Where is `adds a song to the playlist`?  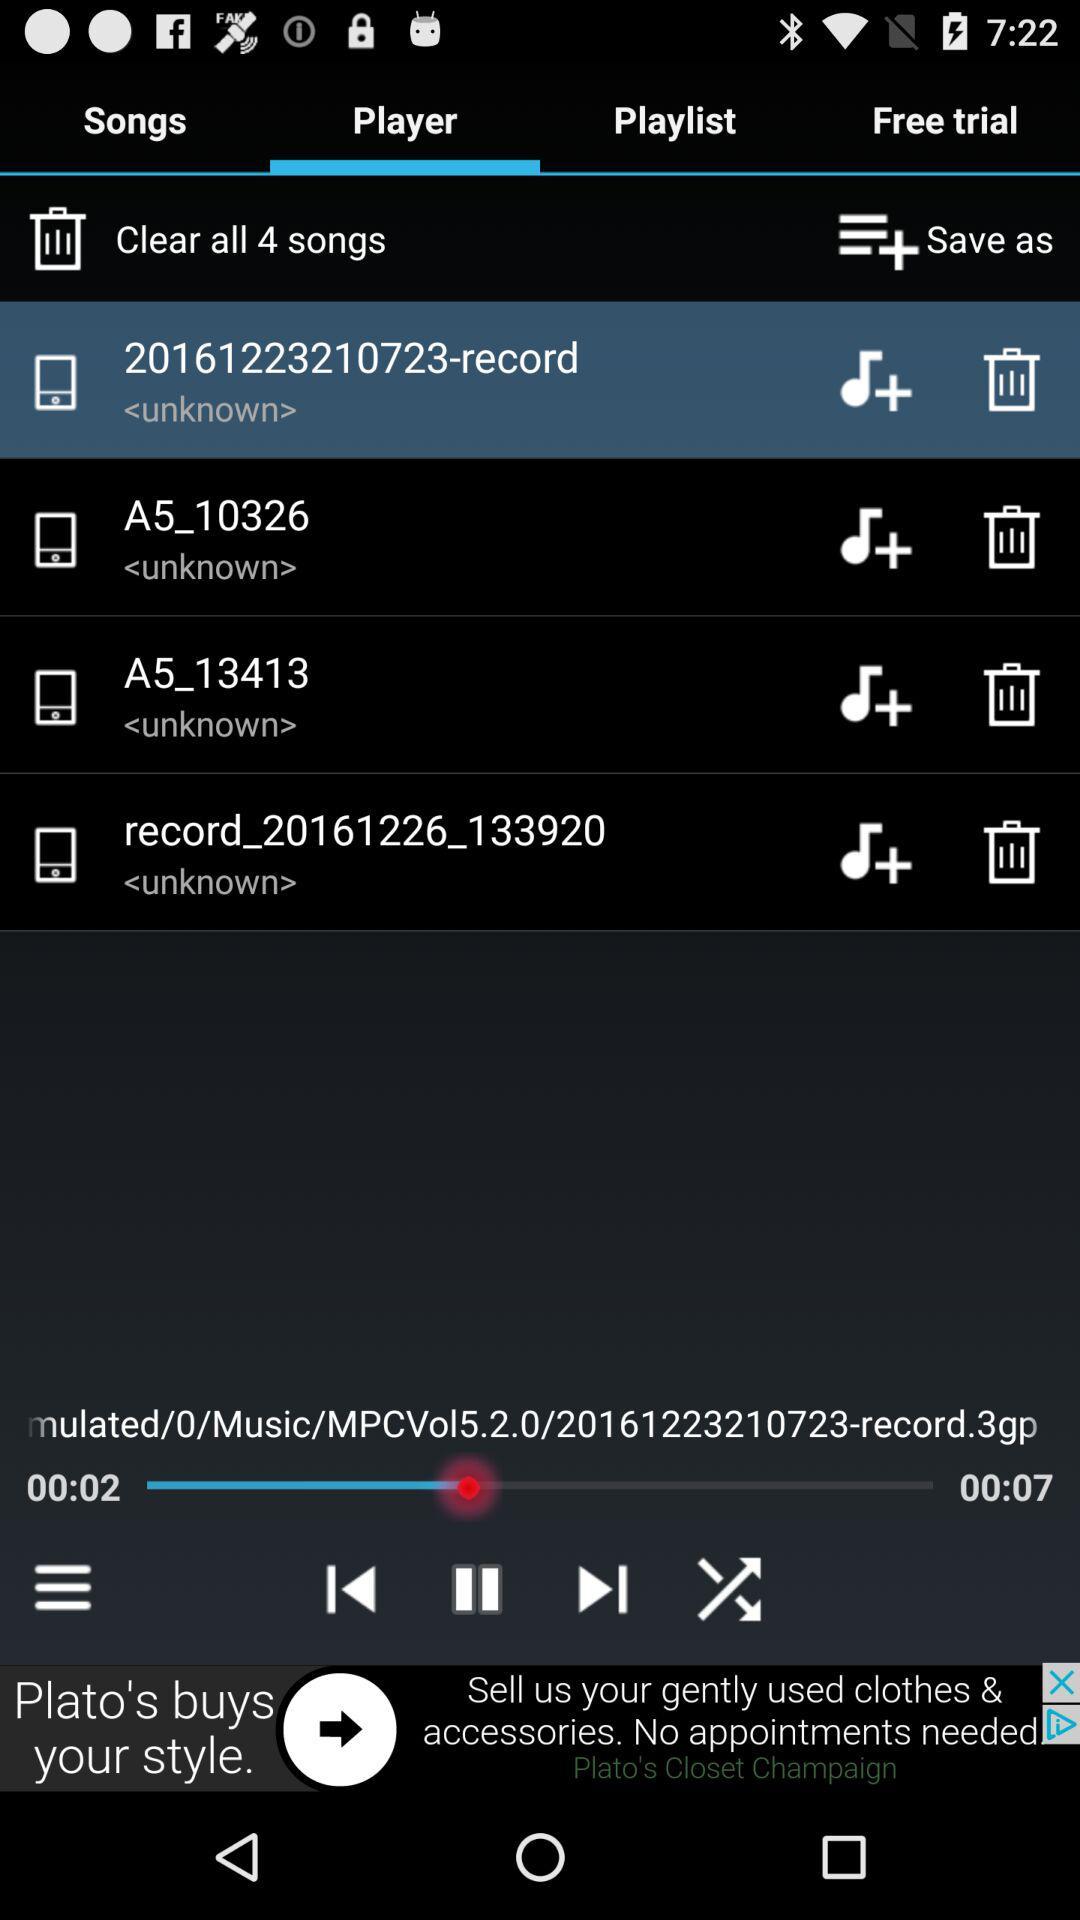
adds a song to the playlist is located at coordinates (890, 851).